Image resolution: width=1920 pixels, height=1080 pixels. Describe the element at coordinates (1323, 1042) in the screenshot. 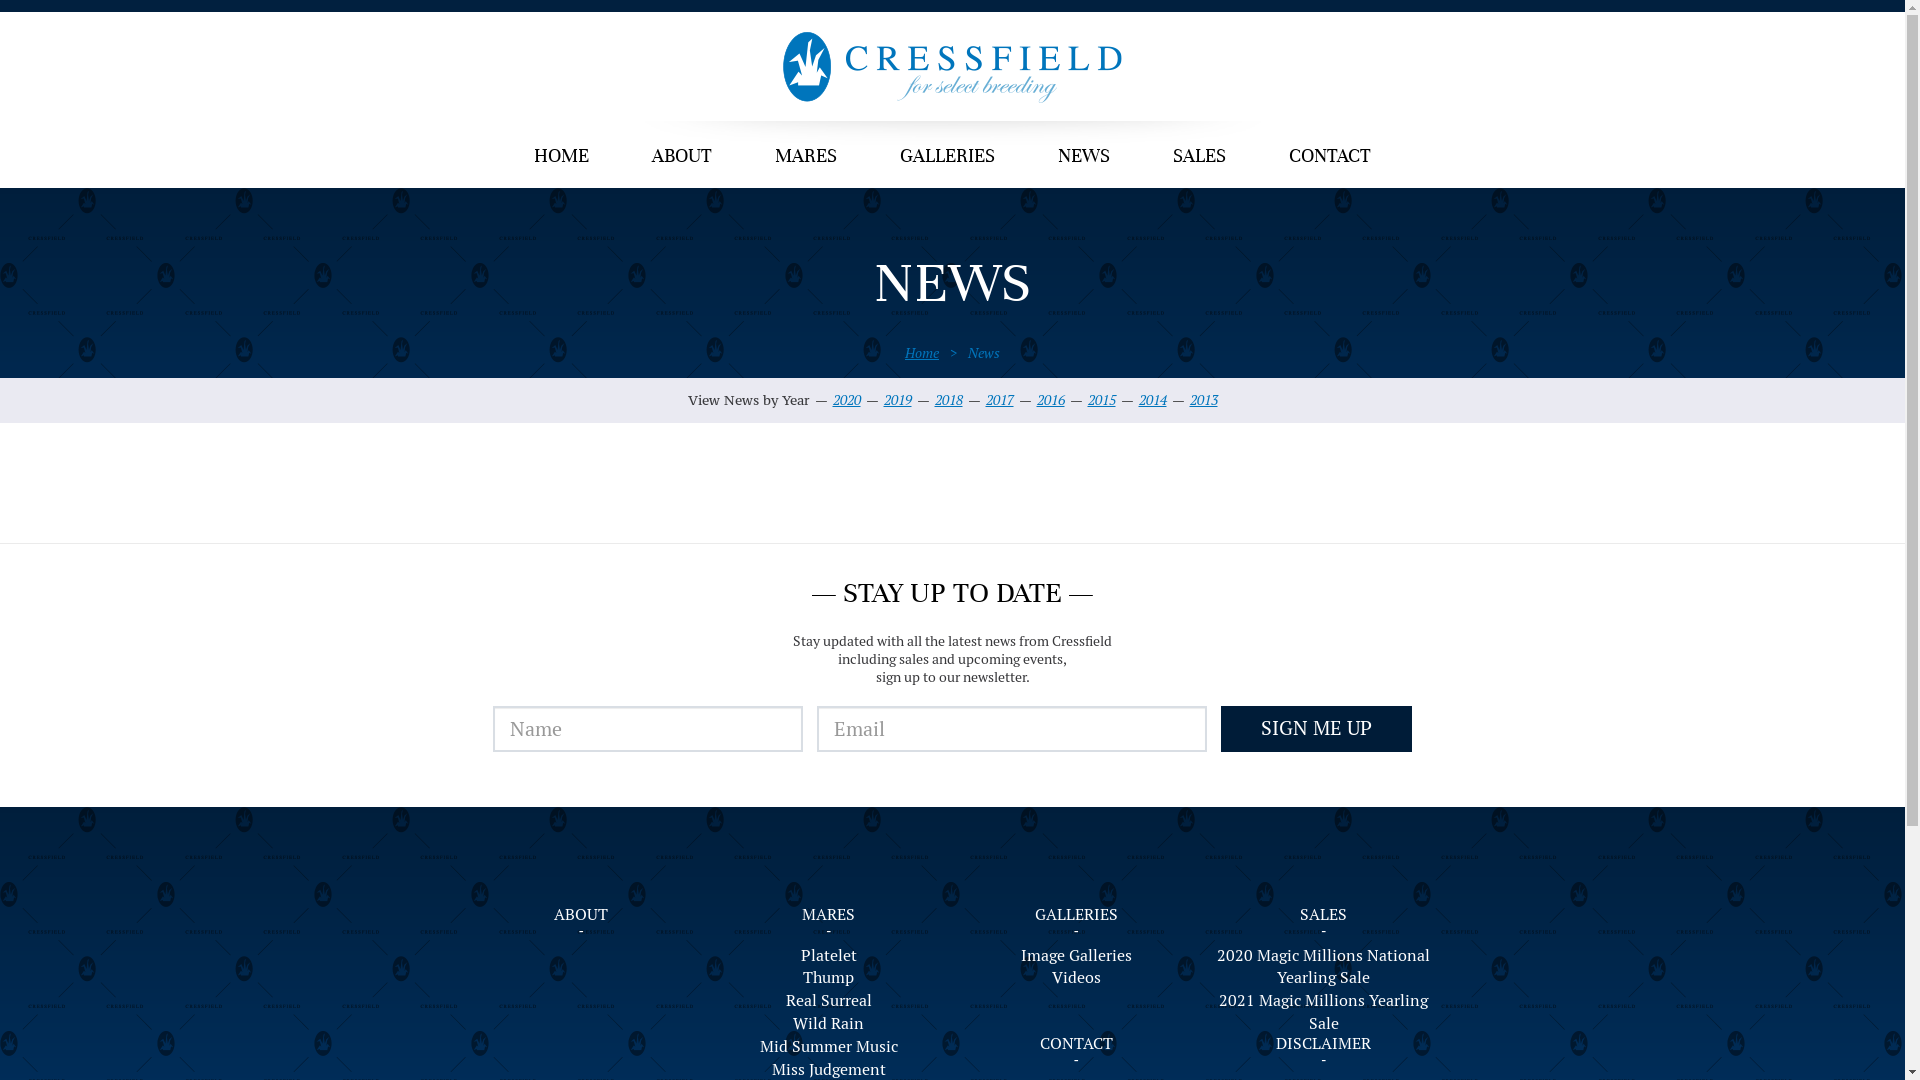

I see `'DISCLAIMER'` at that location.